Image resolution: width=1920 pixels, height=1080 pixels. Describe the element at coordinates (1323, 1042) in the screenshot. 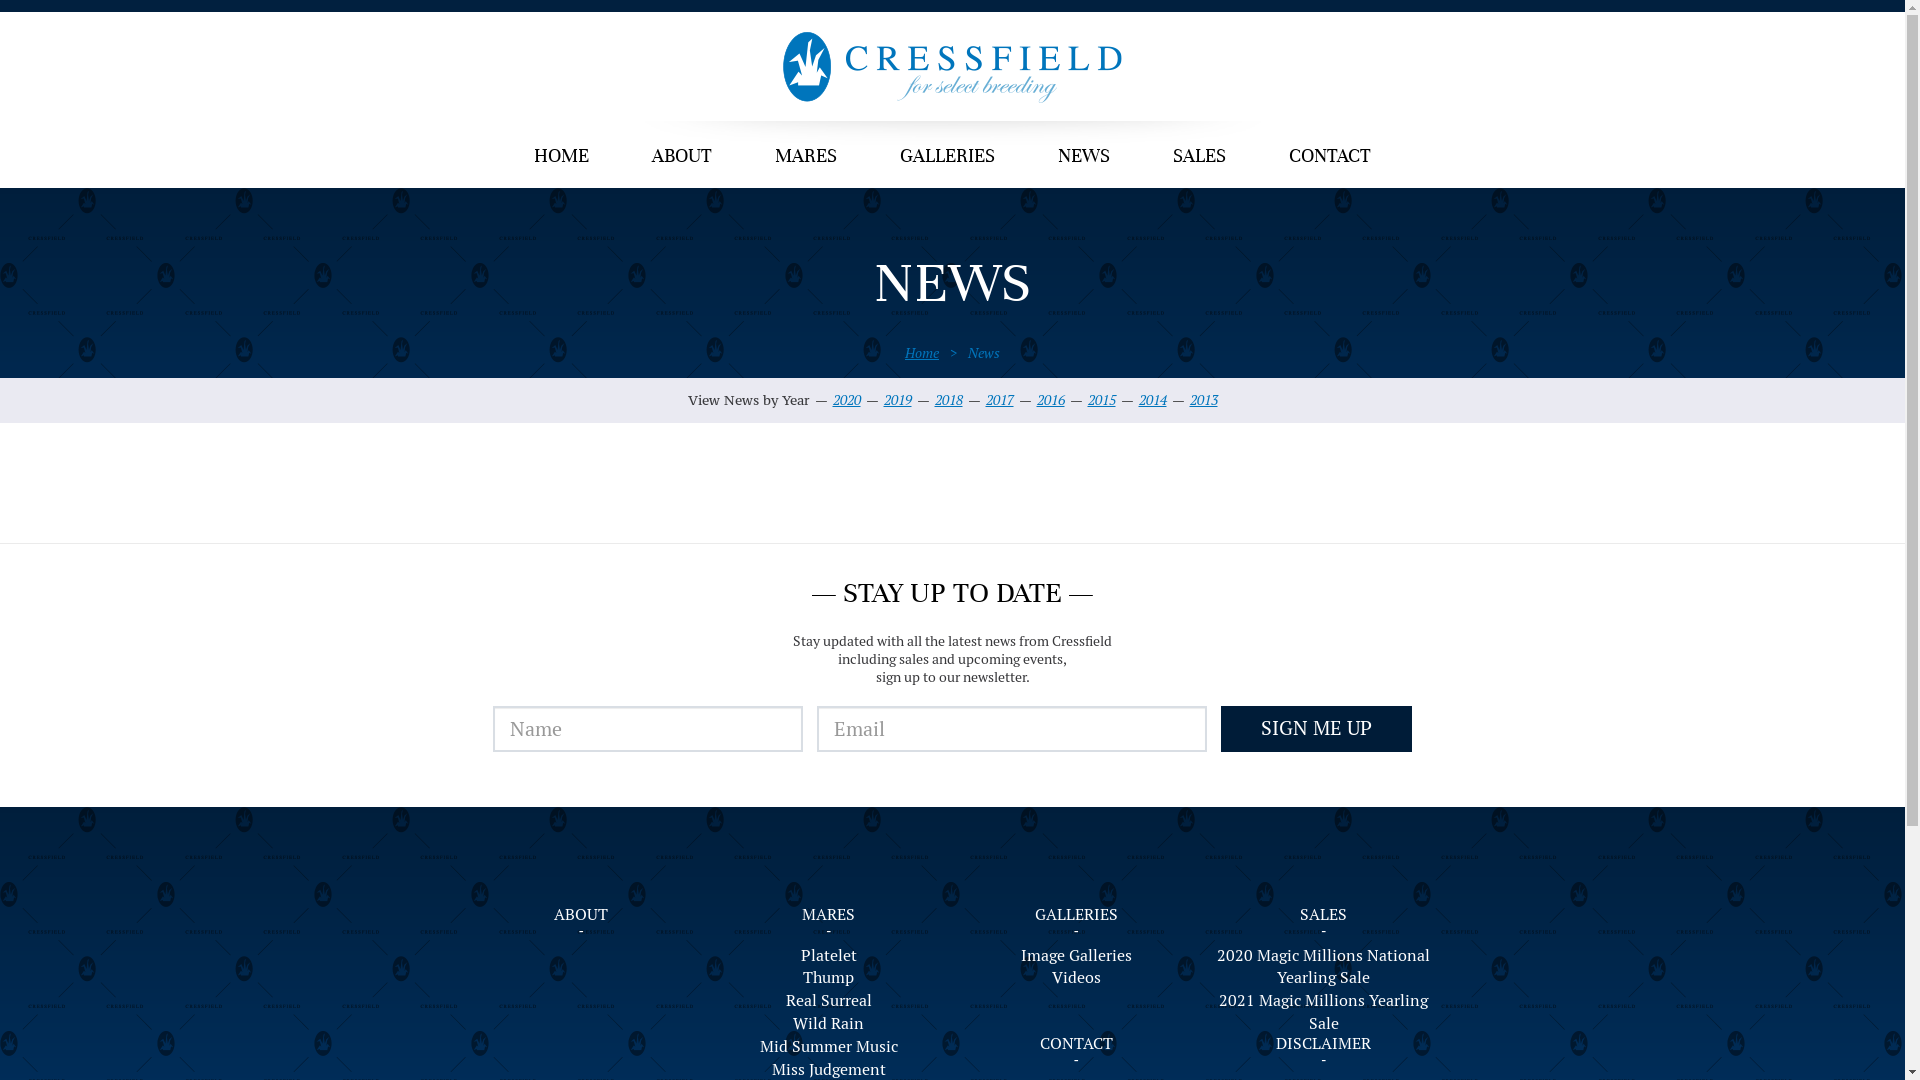

I see `'DISCLAIMER'` at that location.